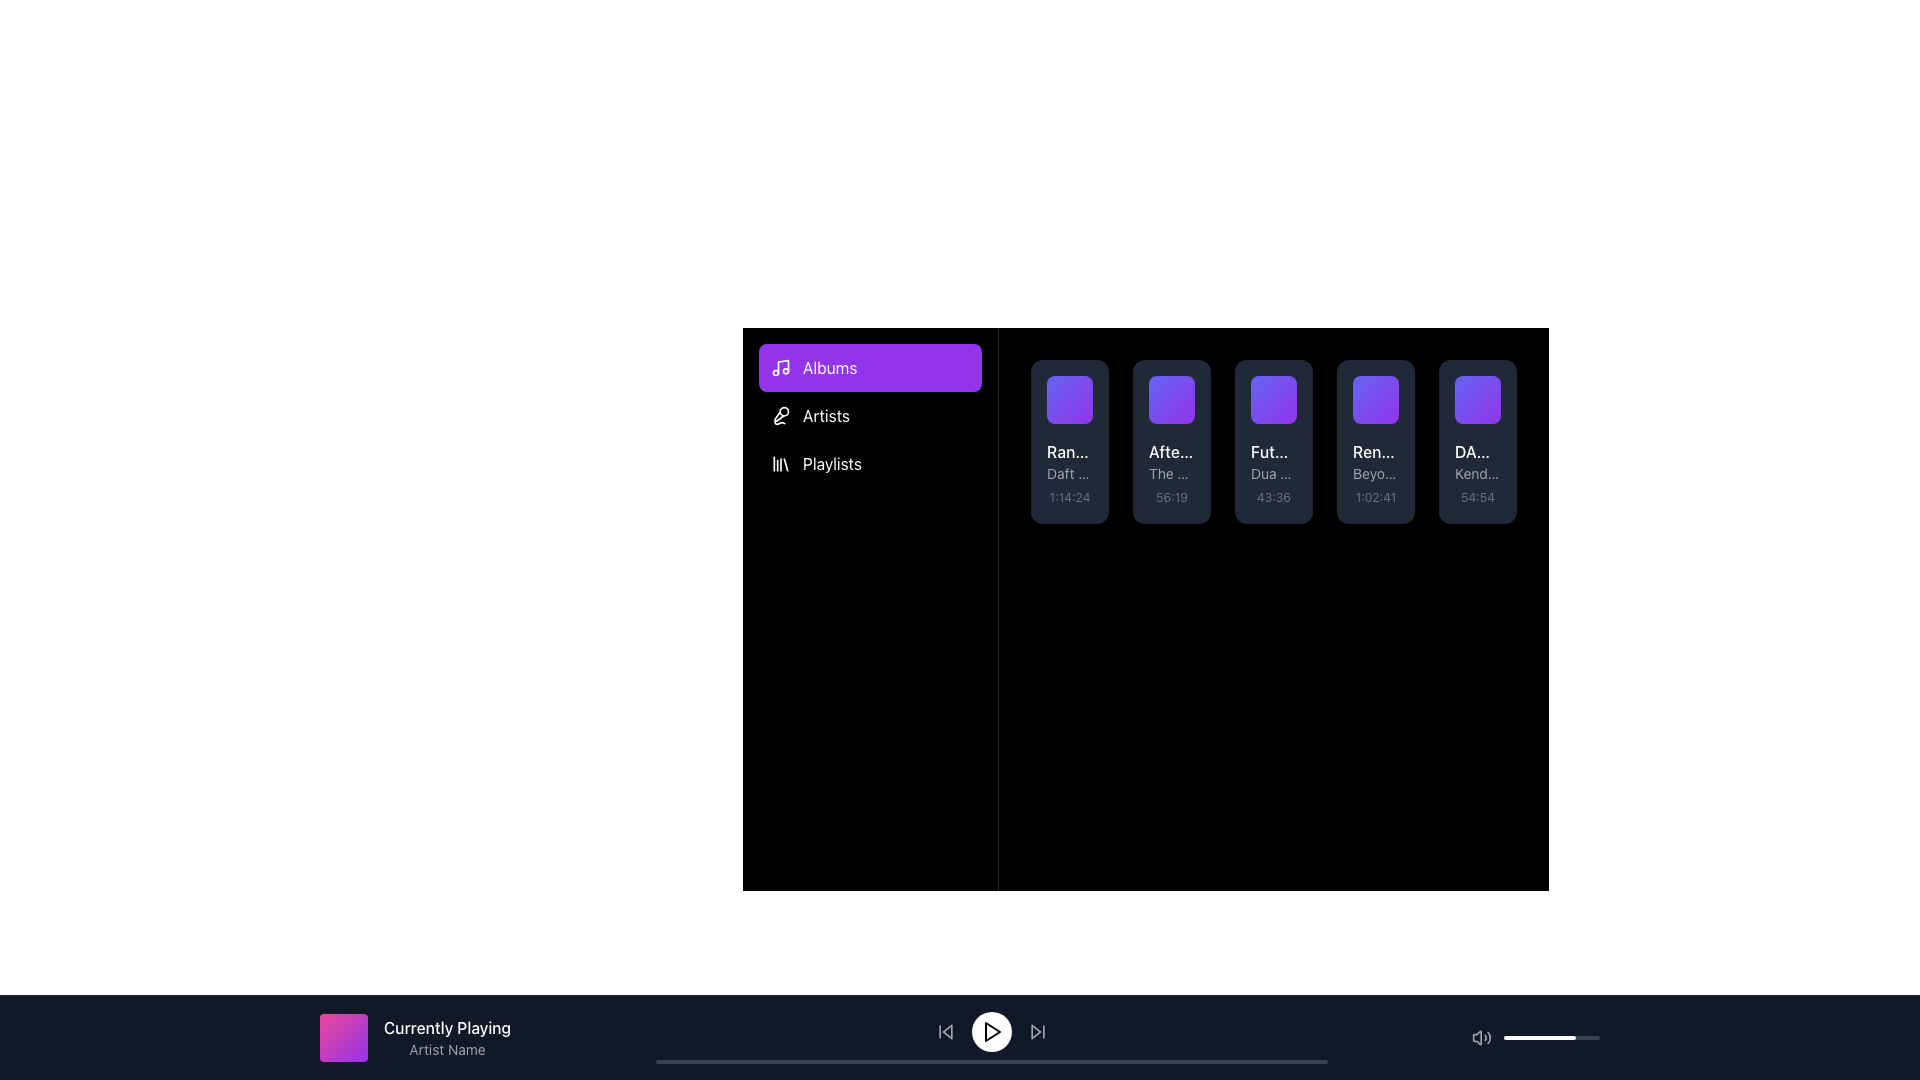 This screenshot has width=1920, height=1080. Describe the element at coordinates (780, 463) in the screenshot. I see `the small library icon in the 'Playlists' menu of the left sidebar, which features vertical bars that resemble books and is aligned with the 'Playlists' label` at that location.